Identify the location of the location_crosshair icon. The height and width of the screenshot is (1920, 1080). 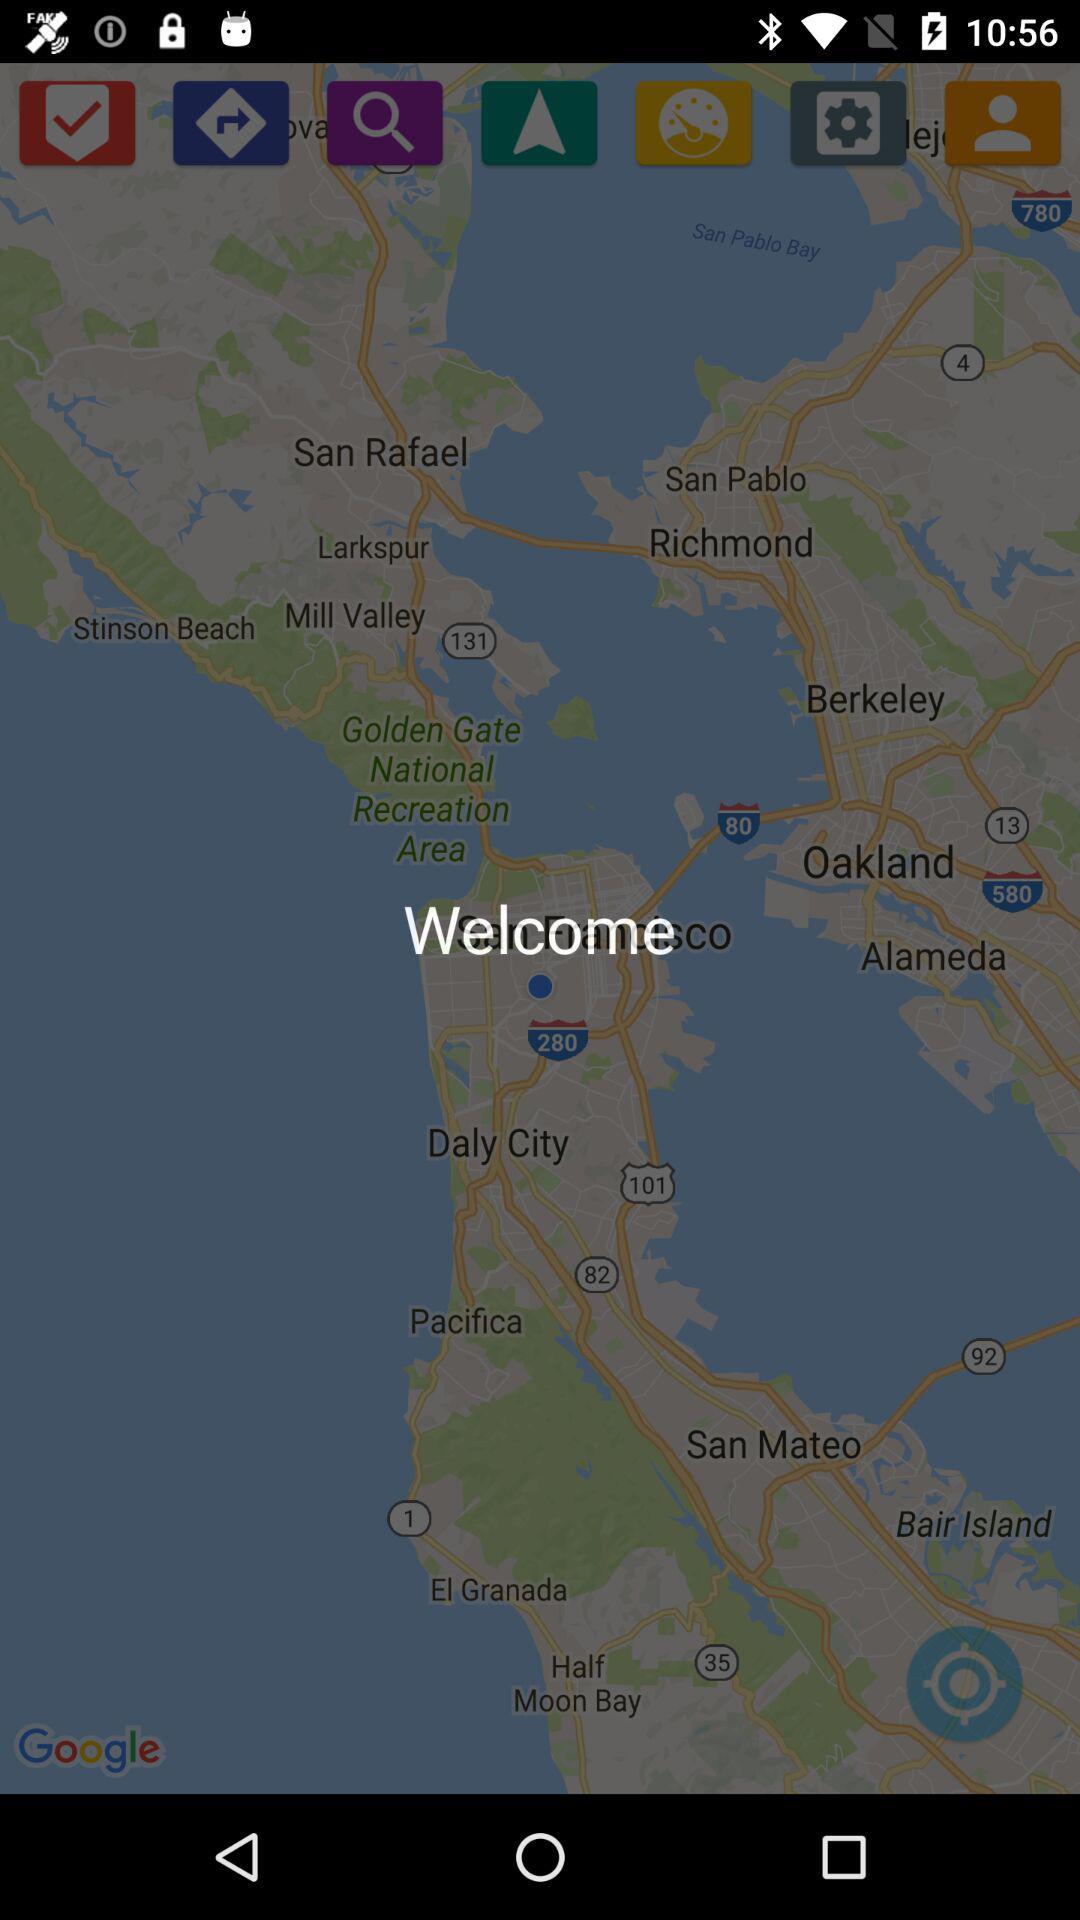
(963, 1693).